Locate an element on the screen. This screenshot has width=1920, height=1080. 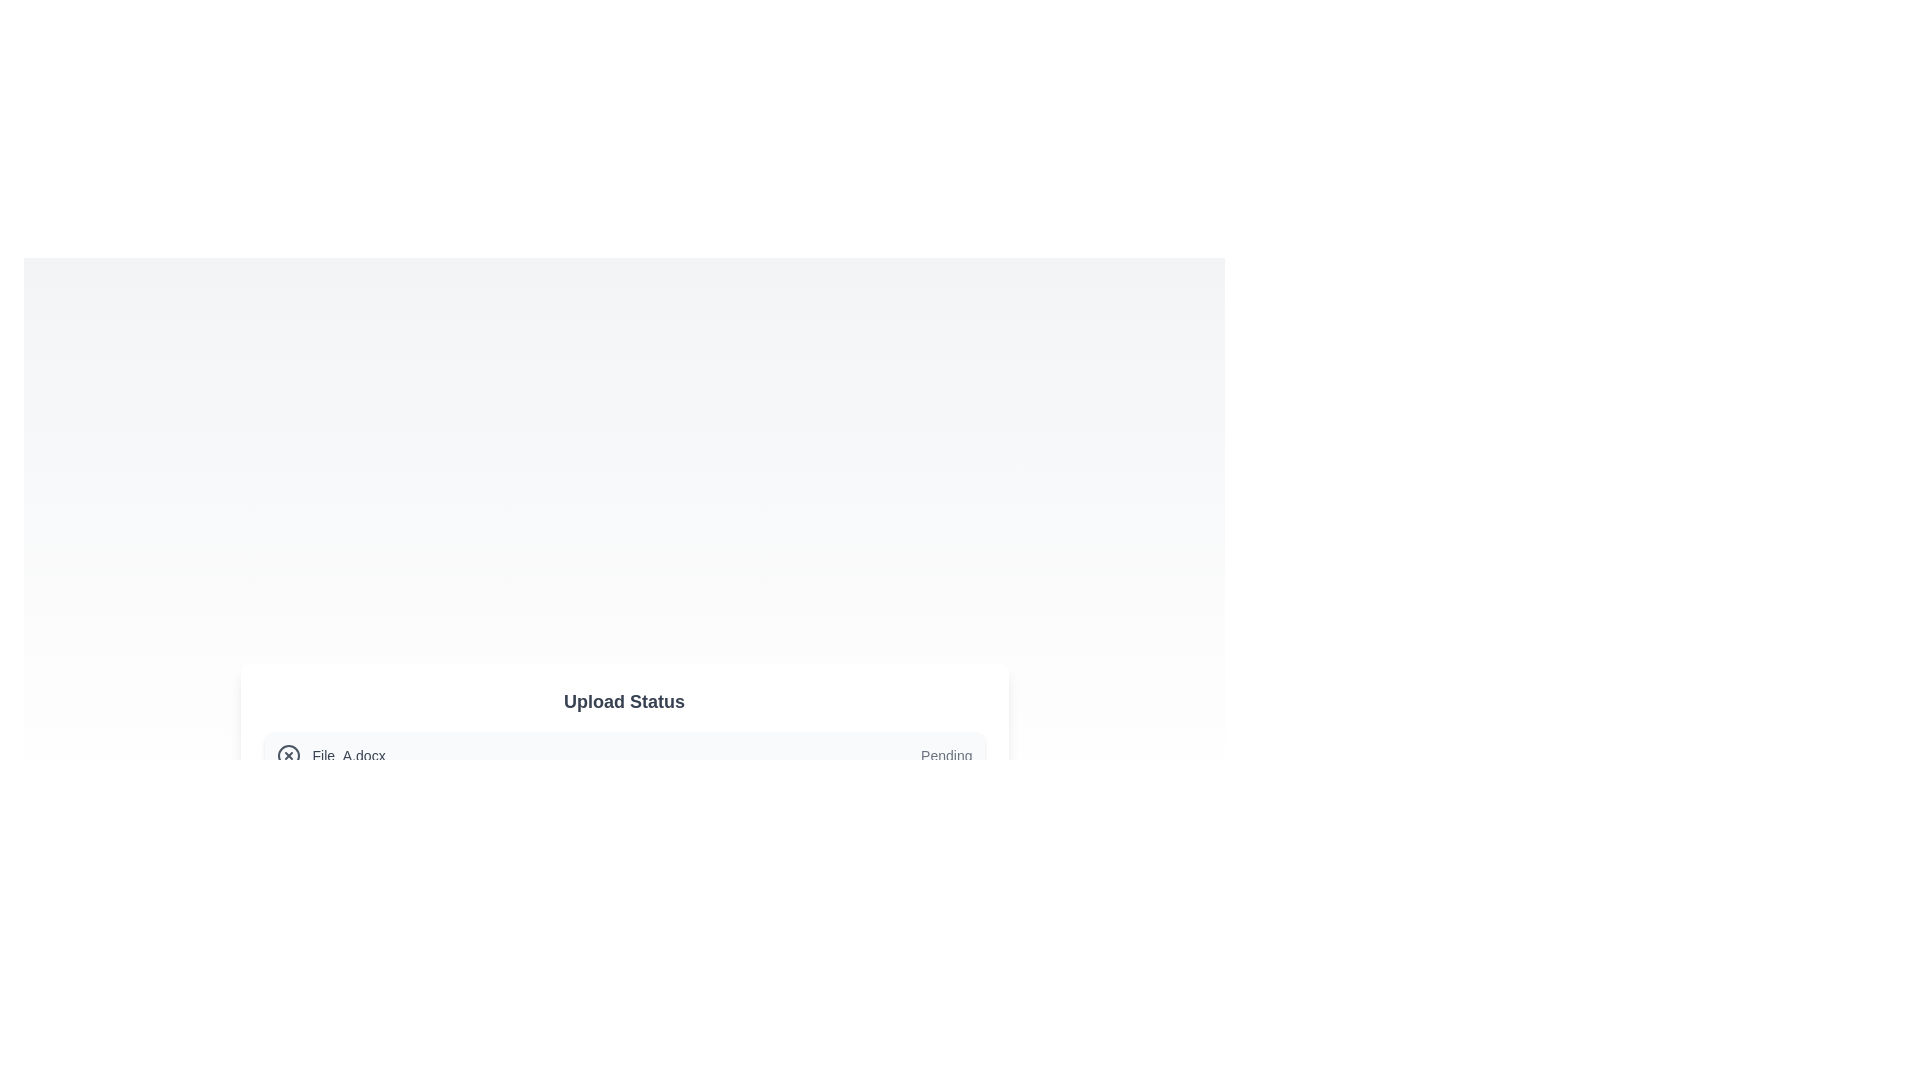
the circular gray icon with a cross (X) inside, located on the left side of the filename indicator 'File_A.docx' is located at coordinates (287, 756).